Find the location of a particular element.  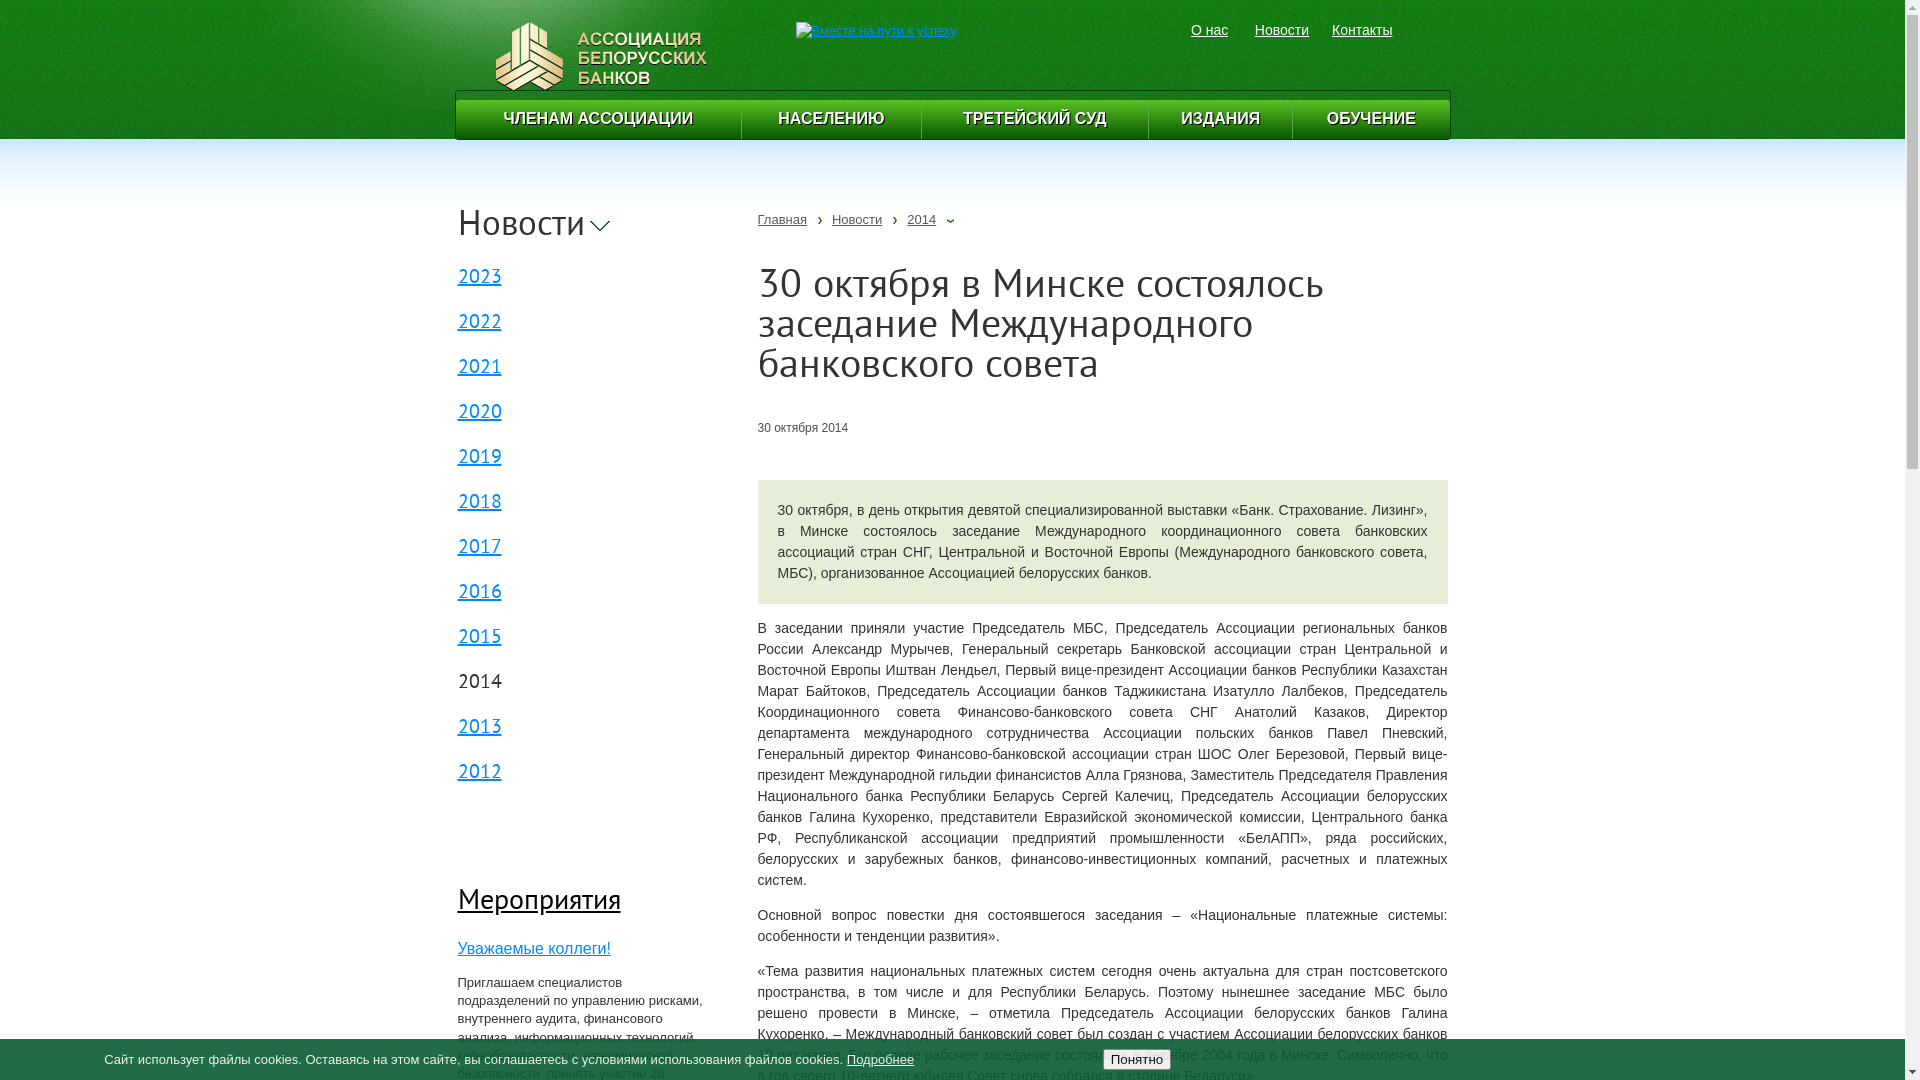

'2023' is located at coordinates (480, 278).